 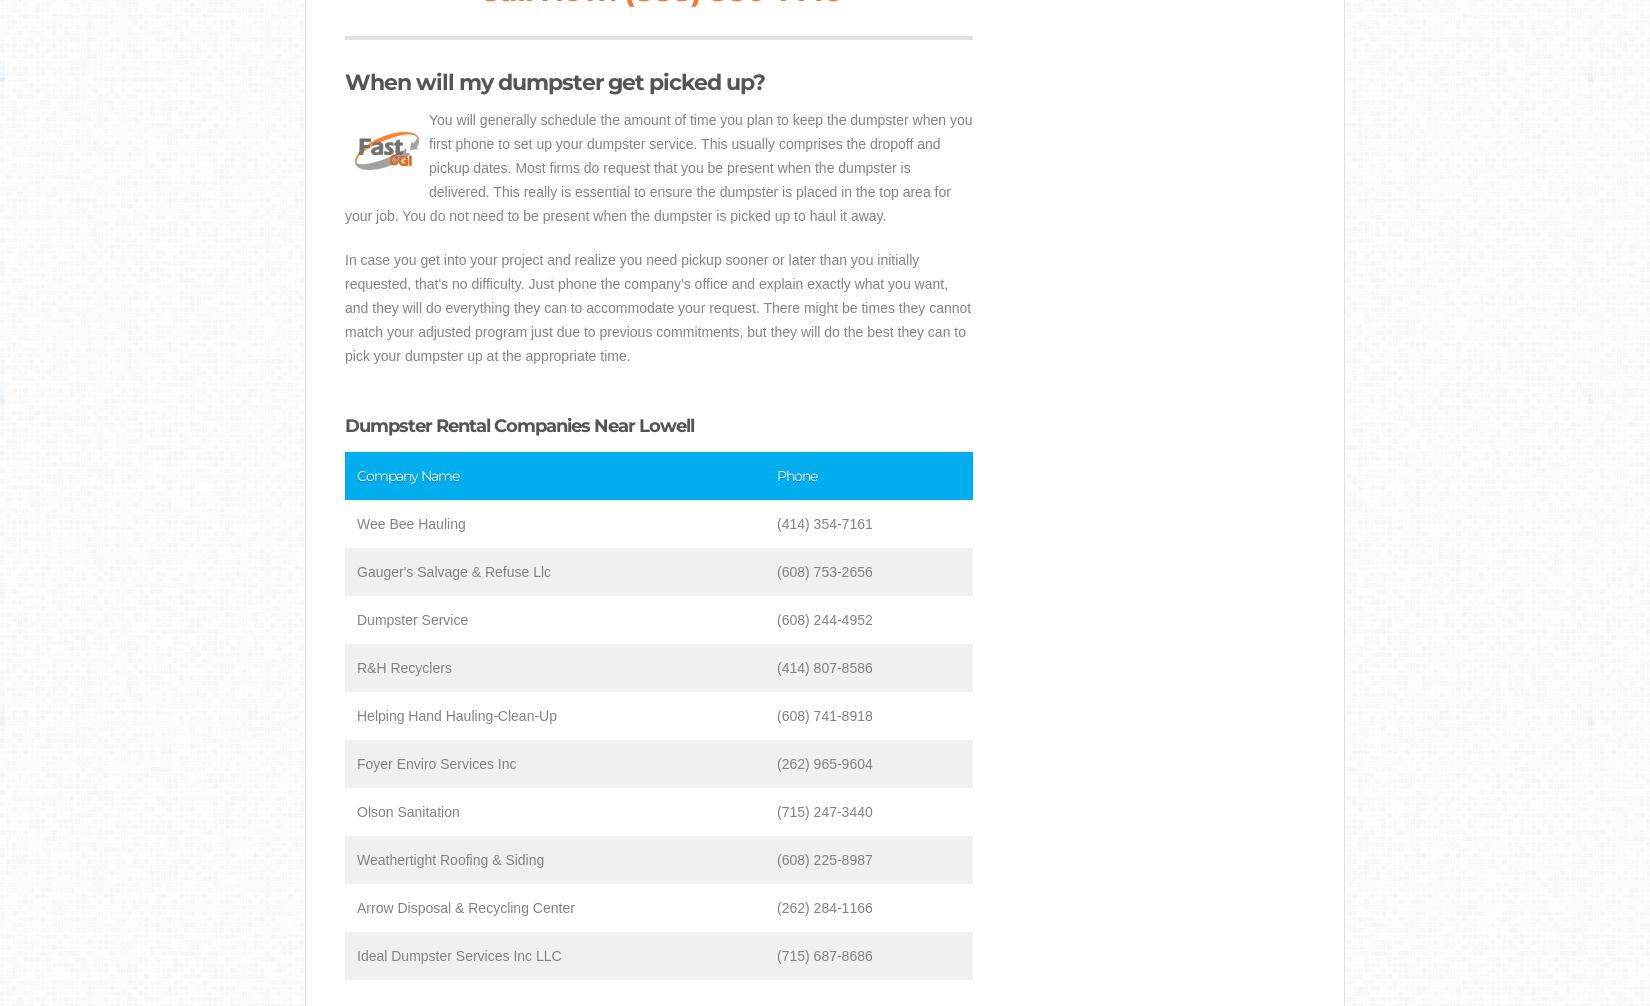 I want to click on 'Foyer Enviro Services Inc', so click(x=435, y=762).